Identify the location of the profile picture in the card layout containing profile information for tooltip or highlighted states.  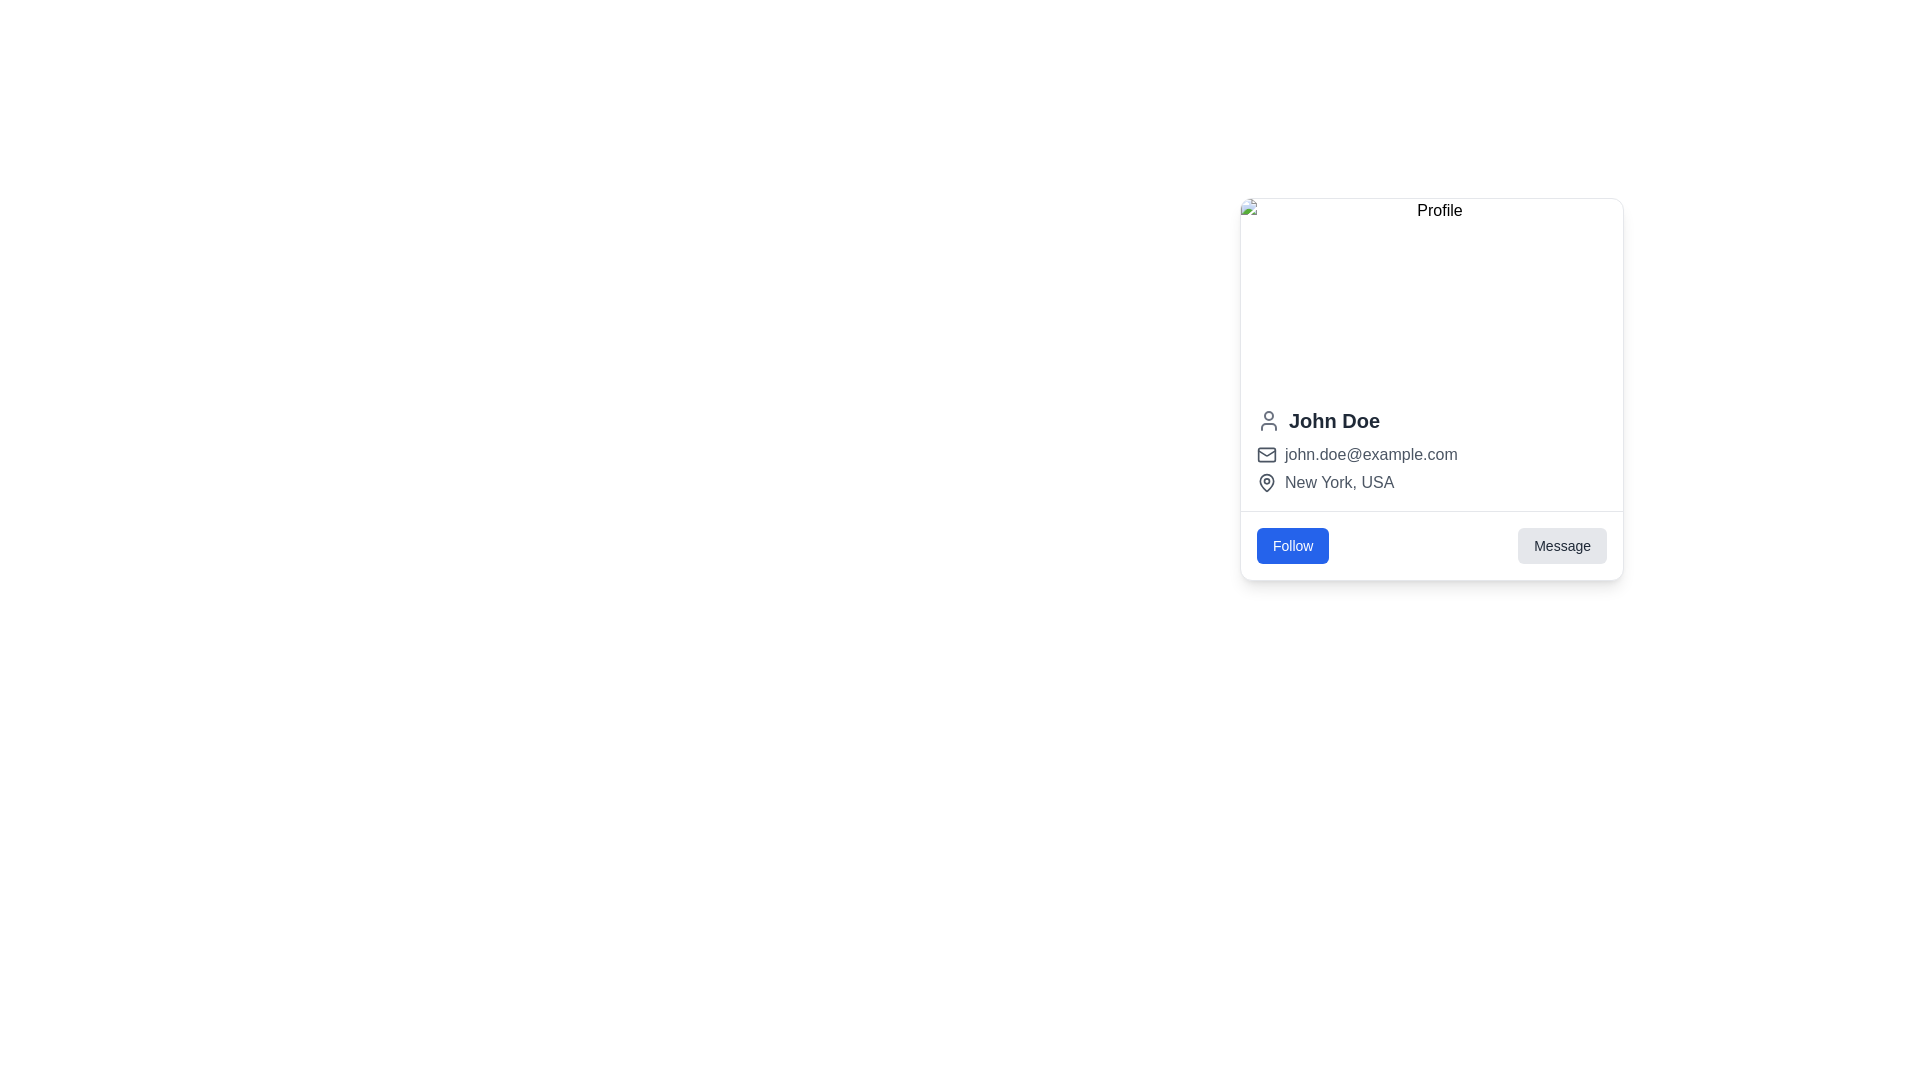
(1430, 389).